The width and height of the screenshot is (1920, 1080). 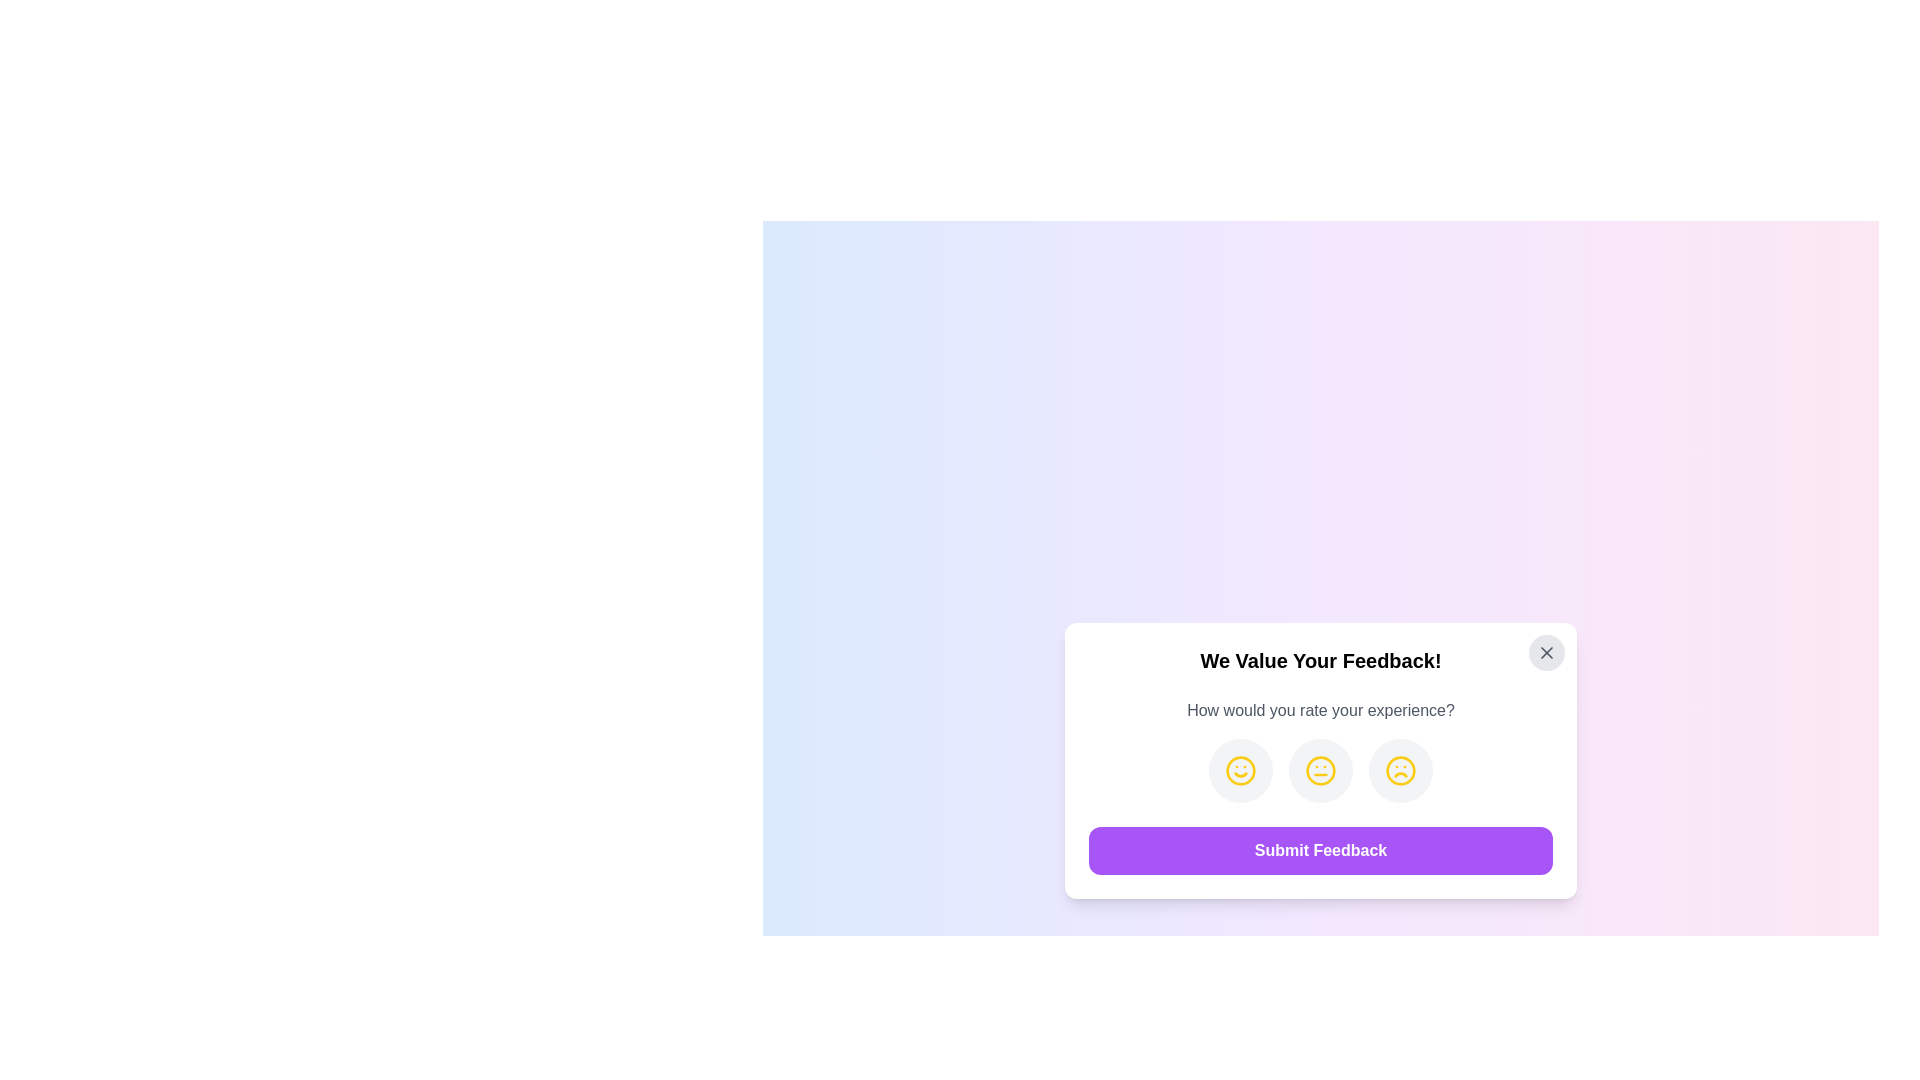 What do you see at coordinates (1320, 770) in the screenshot?
I see `the neutral rating button located below the text 'How would you rate your experience?'` at bounding box center [1320, 770].